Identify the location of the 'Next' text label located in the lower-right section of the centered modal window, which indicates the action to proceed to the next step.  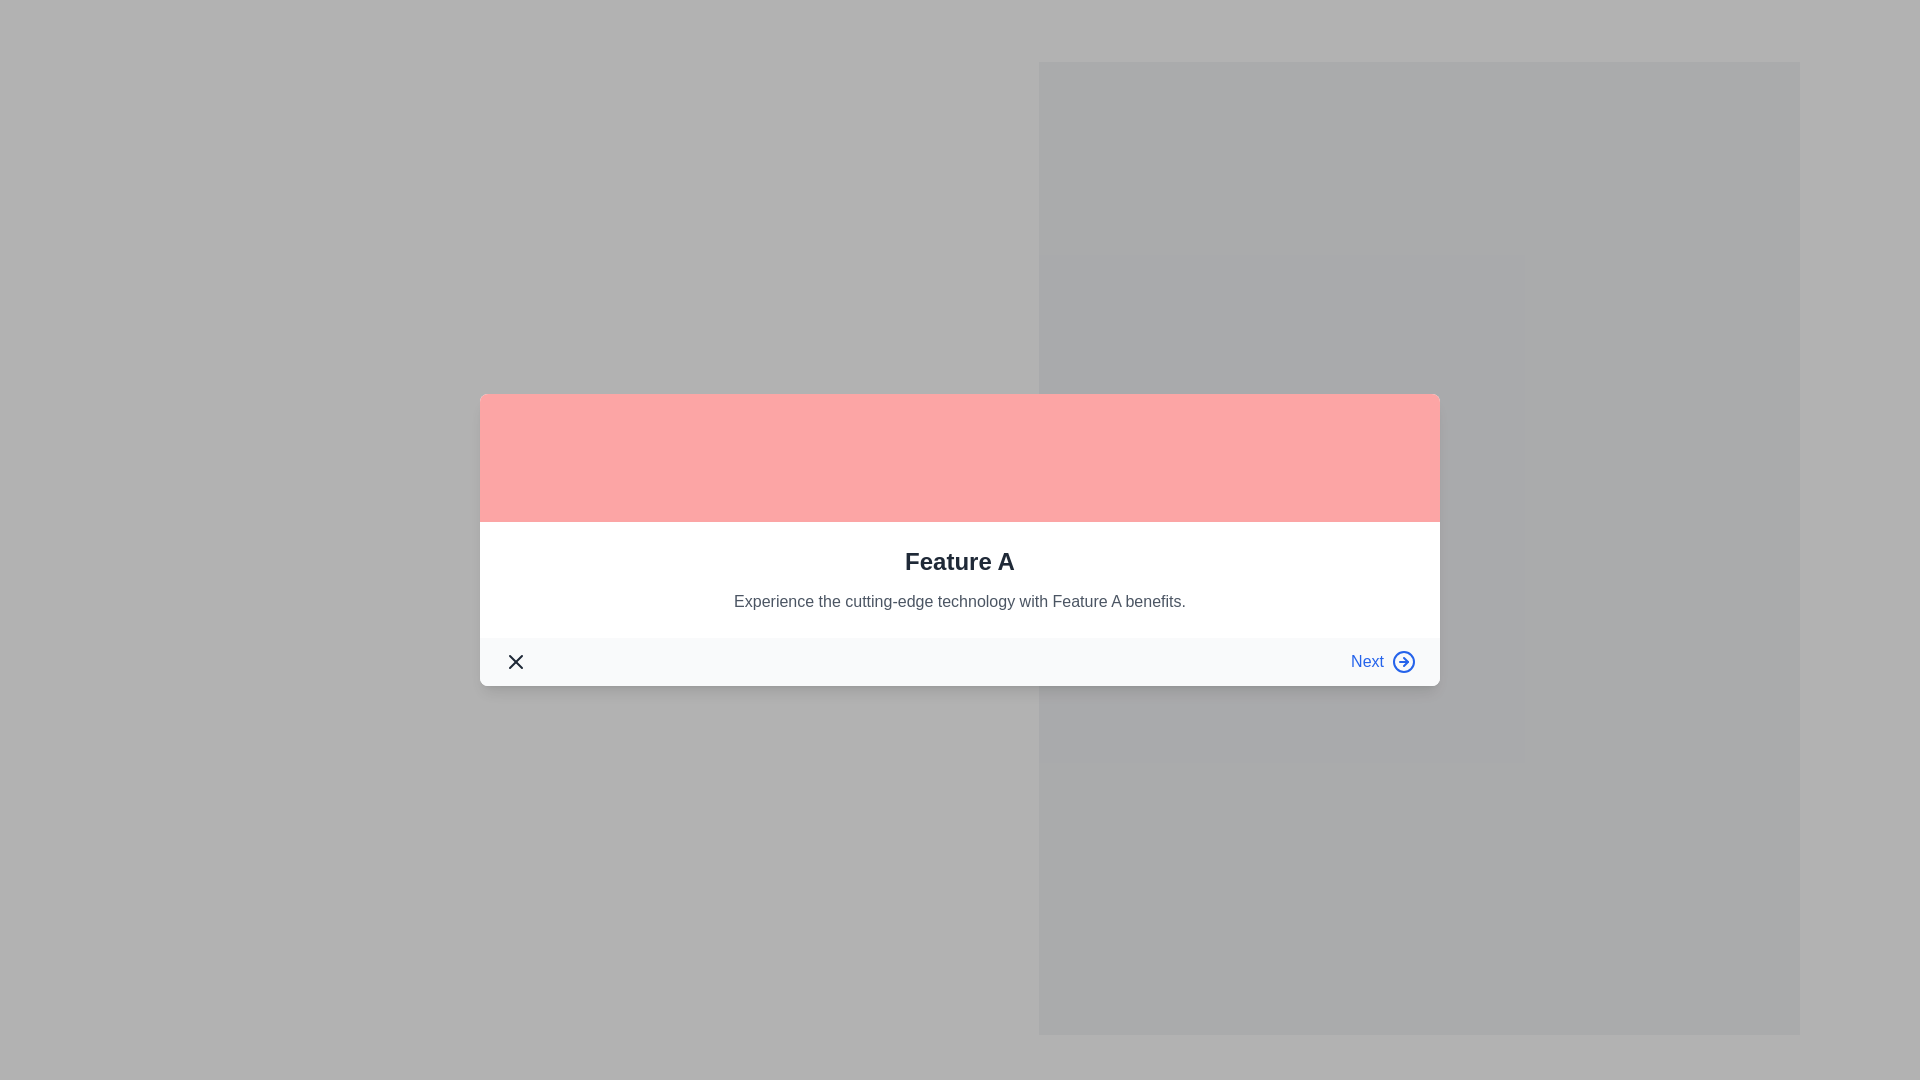
(1366, 662).